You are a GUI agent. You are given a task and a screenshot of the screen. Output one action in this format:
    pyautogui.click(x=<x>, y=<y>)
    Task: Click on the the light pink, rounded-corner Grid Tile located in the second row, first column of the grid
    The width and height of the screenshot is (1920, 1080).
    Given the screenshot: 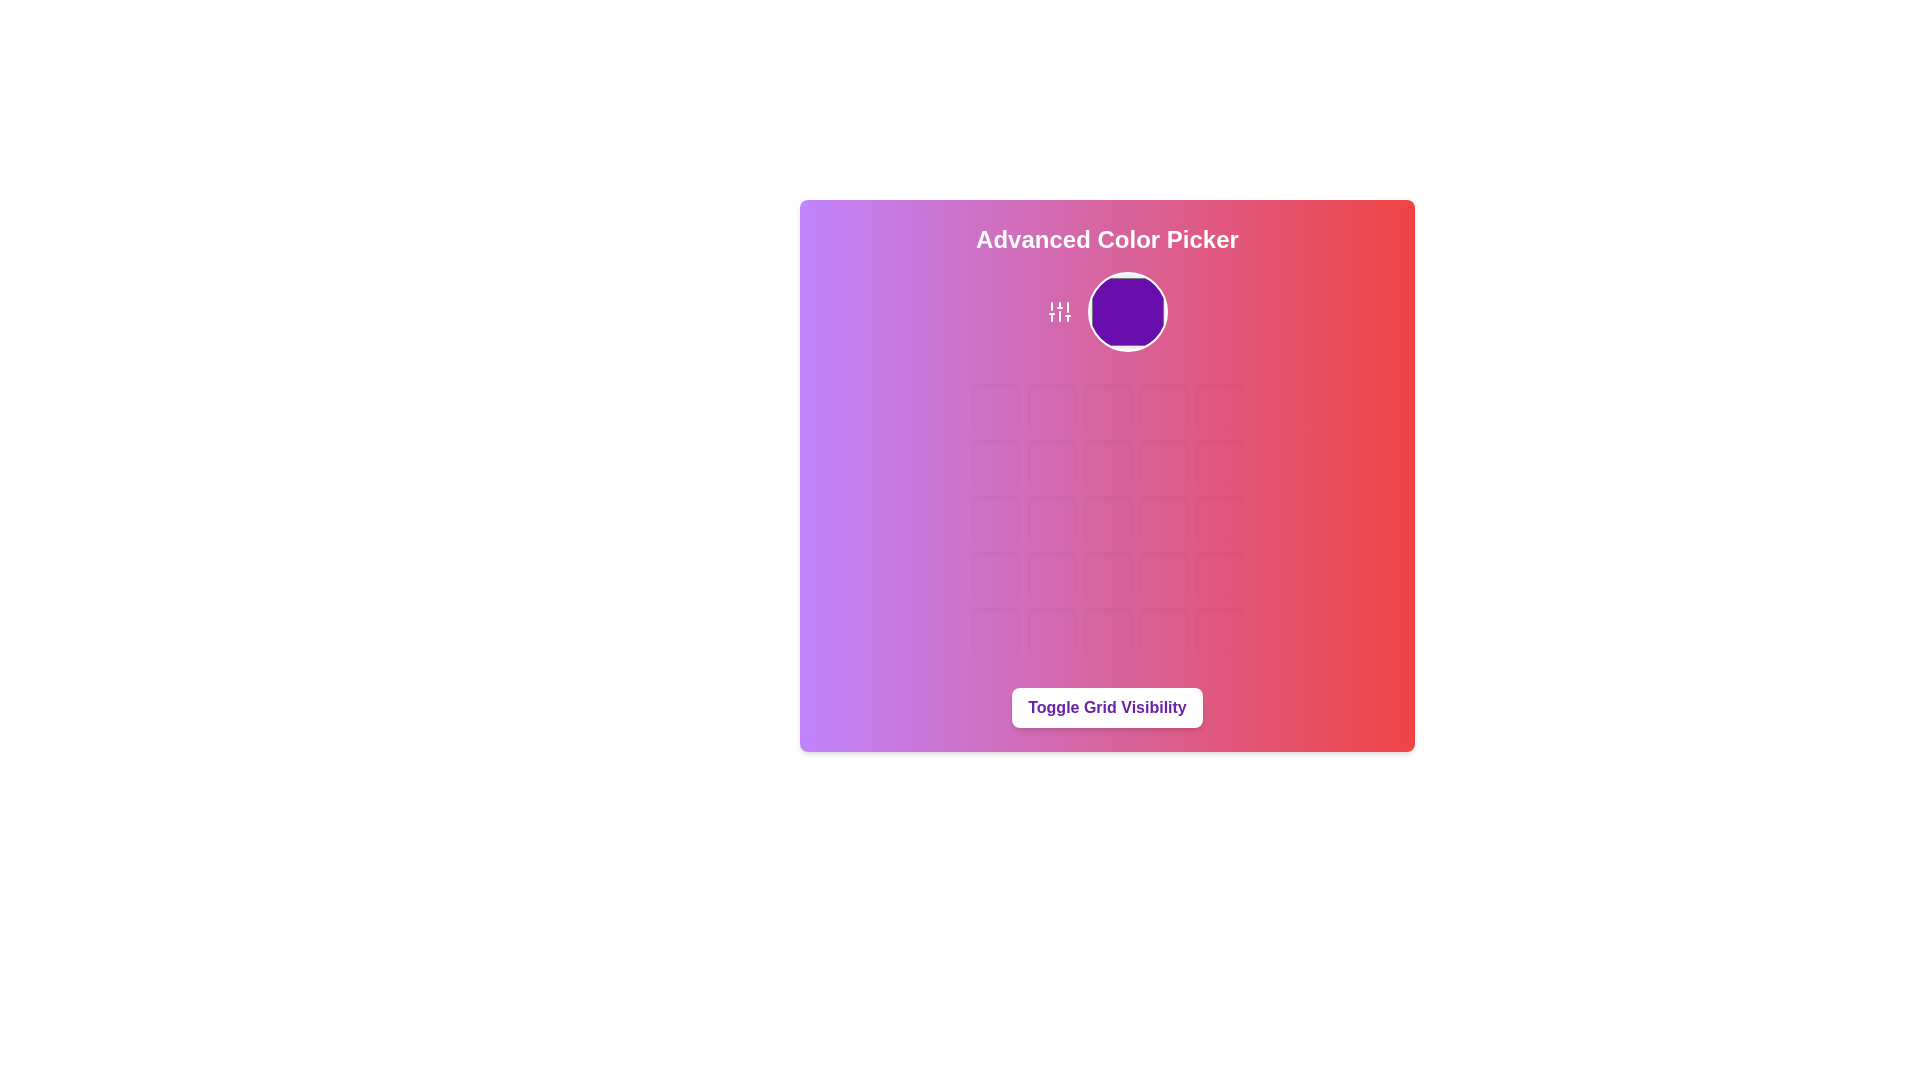 What is the action you would take?
    pyautogui.click(x=995, y=463)
    